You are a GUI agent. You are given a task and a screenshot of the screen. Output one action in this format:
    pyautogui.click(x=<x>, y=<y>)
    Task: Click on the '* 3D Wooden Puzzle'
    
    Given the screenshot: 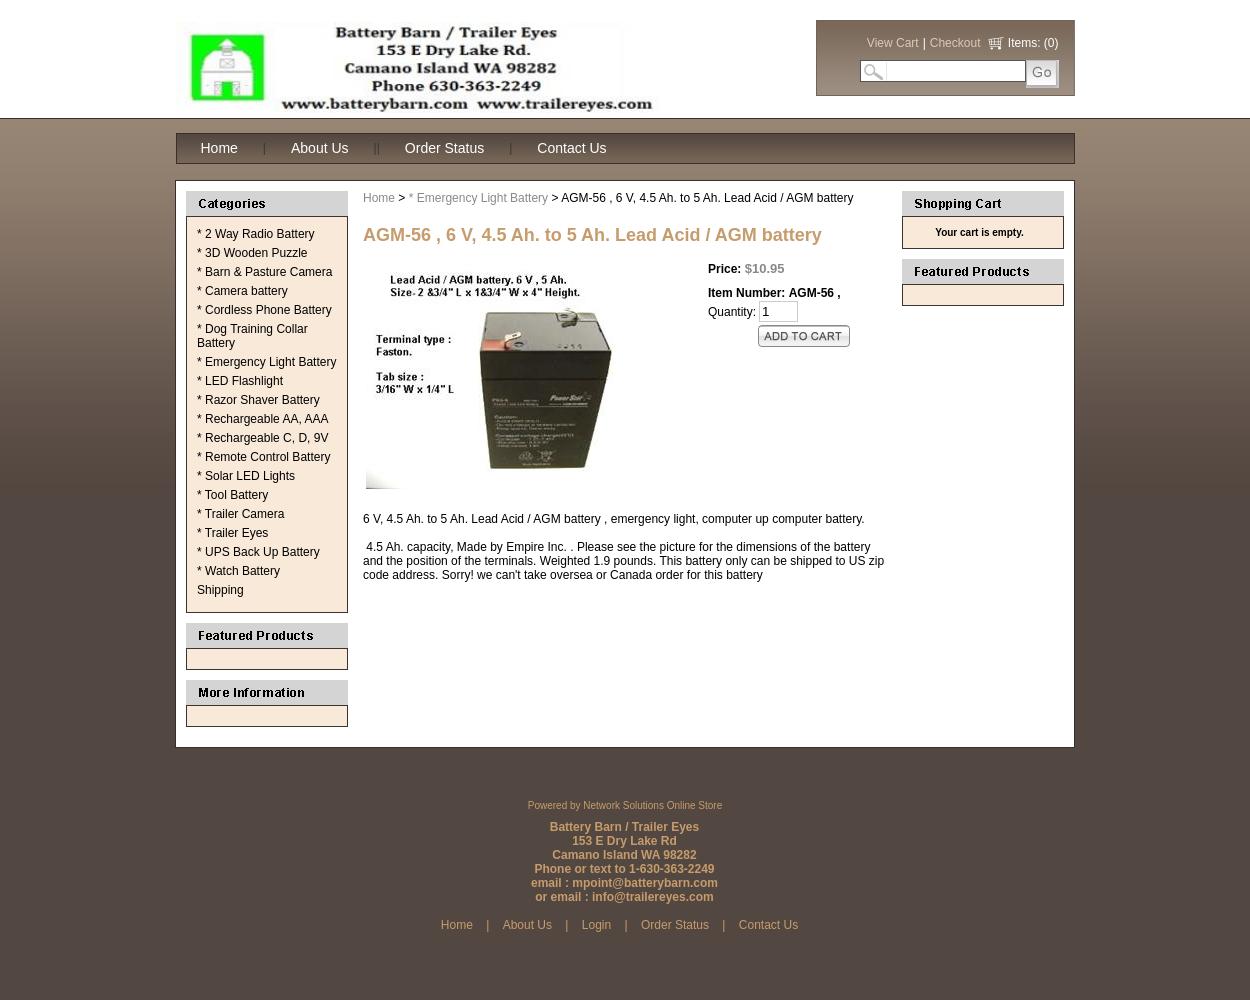 What is the action you would take?
    pyautogui.click(x=196, y=253)
    